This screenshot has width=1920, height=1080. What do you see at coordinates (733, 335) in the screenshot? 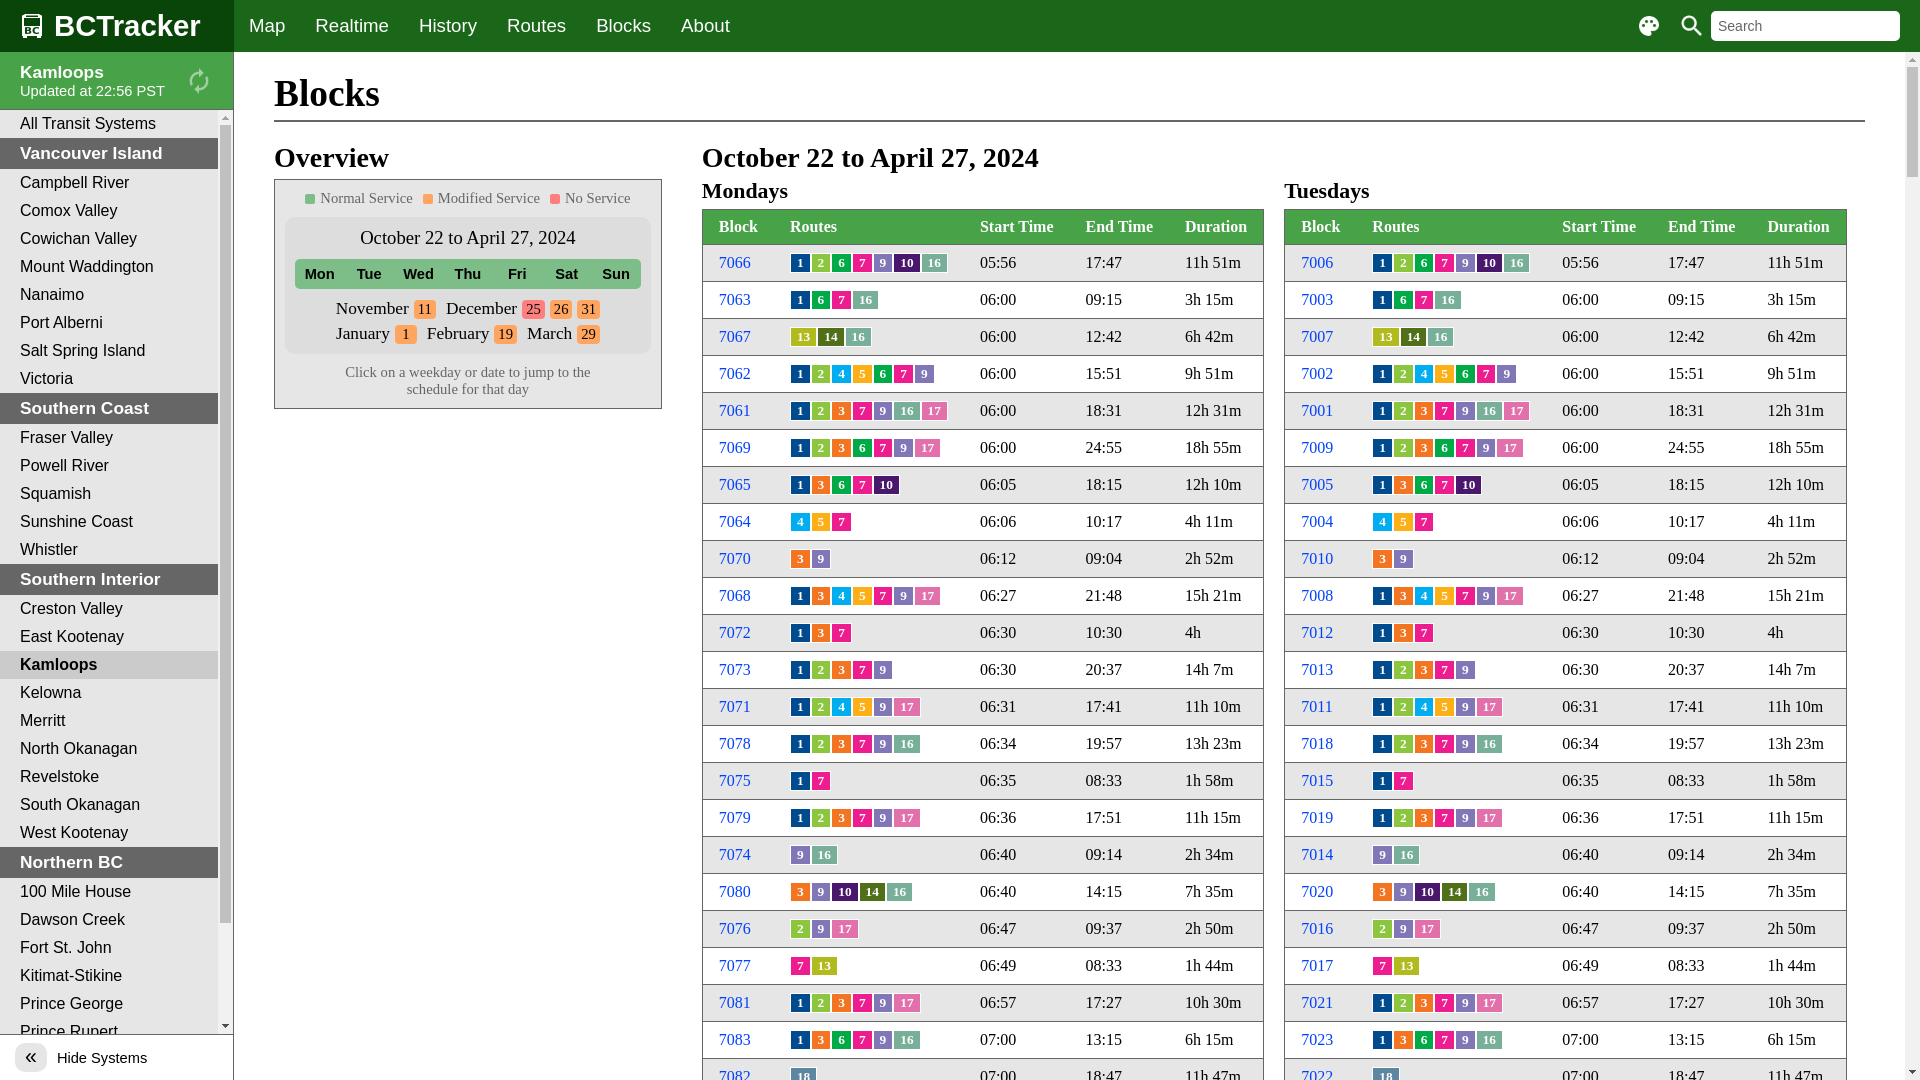
I see `'7067'` at bounding box center [733, 335].